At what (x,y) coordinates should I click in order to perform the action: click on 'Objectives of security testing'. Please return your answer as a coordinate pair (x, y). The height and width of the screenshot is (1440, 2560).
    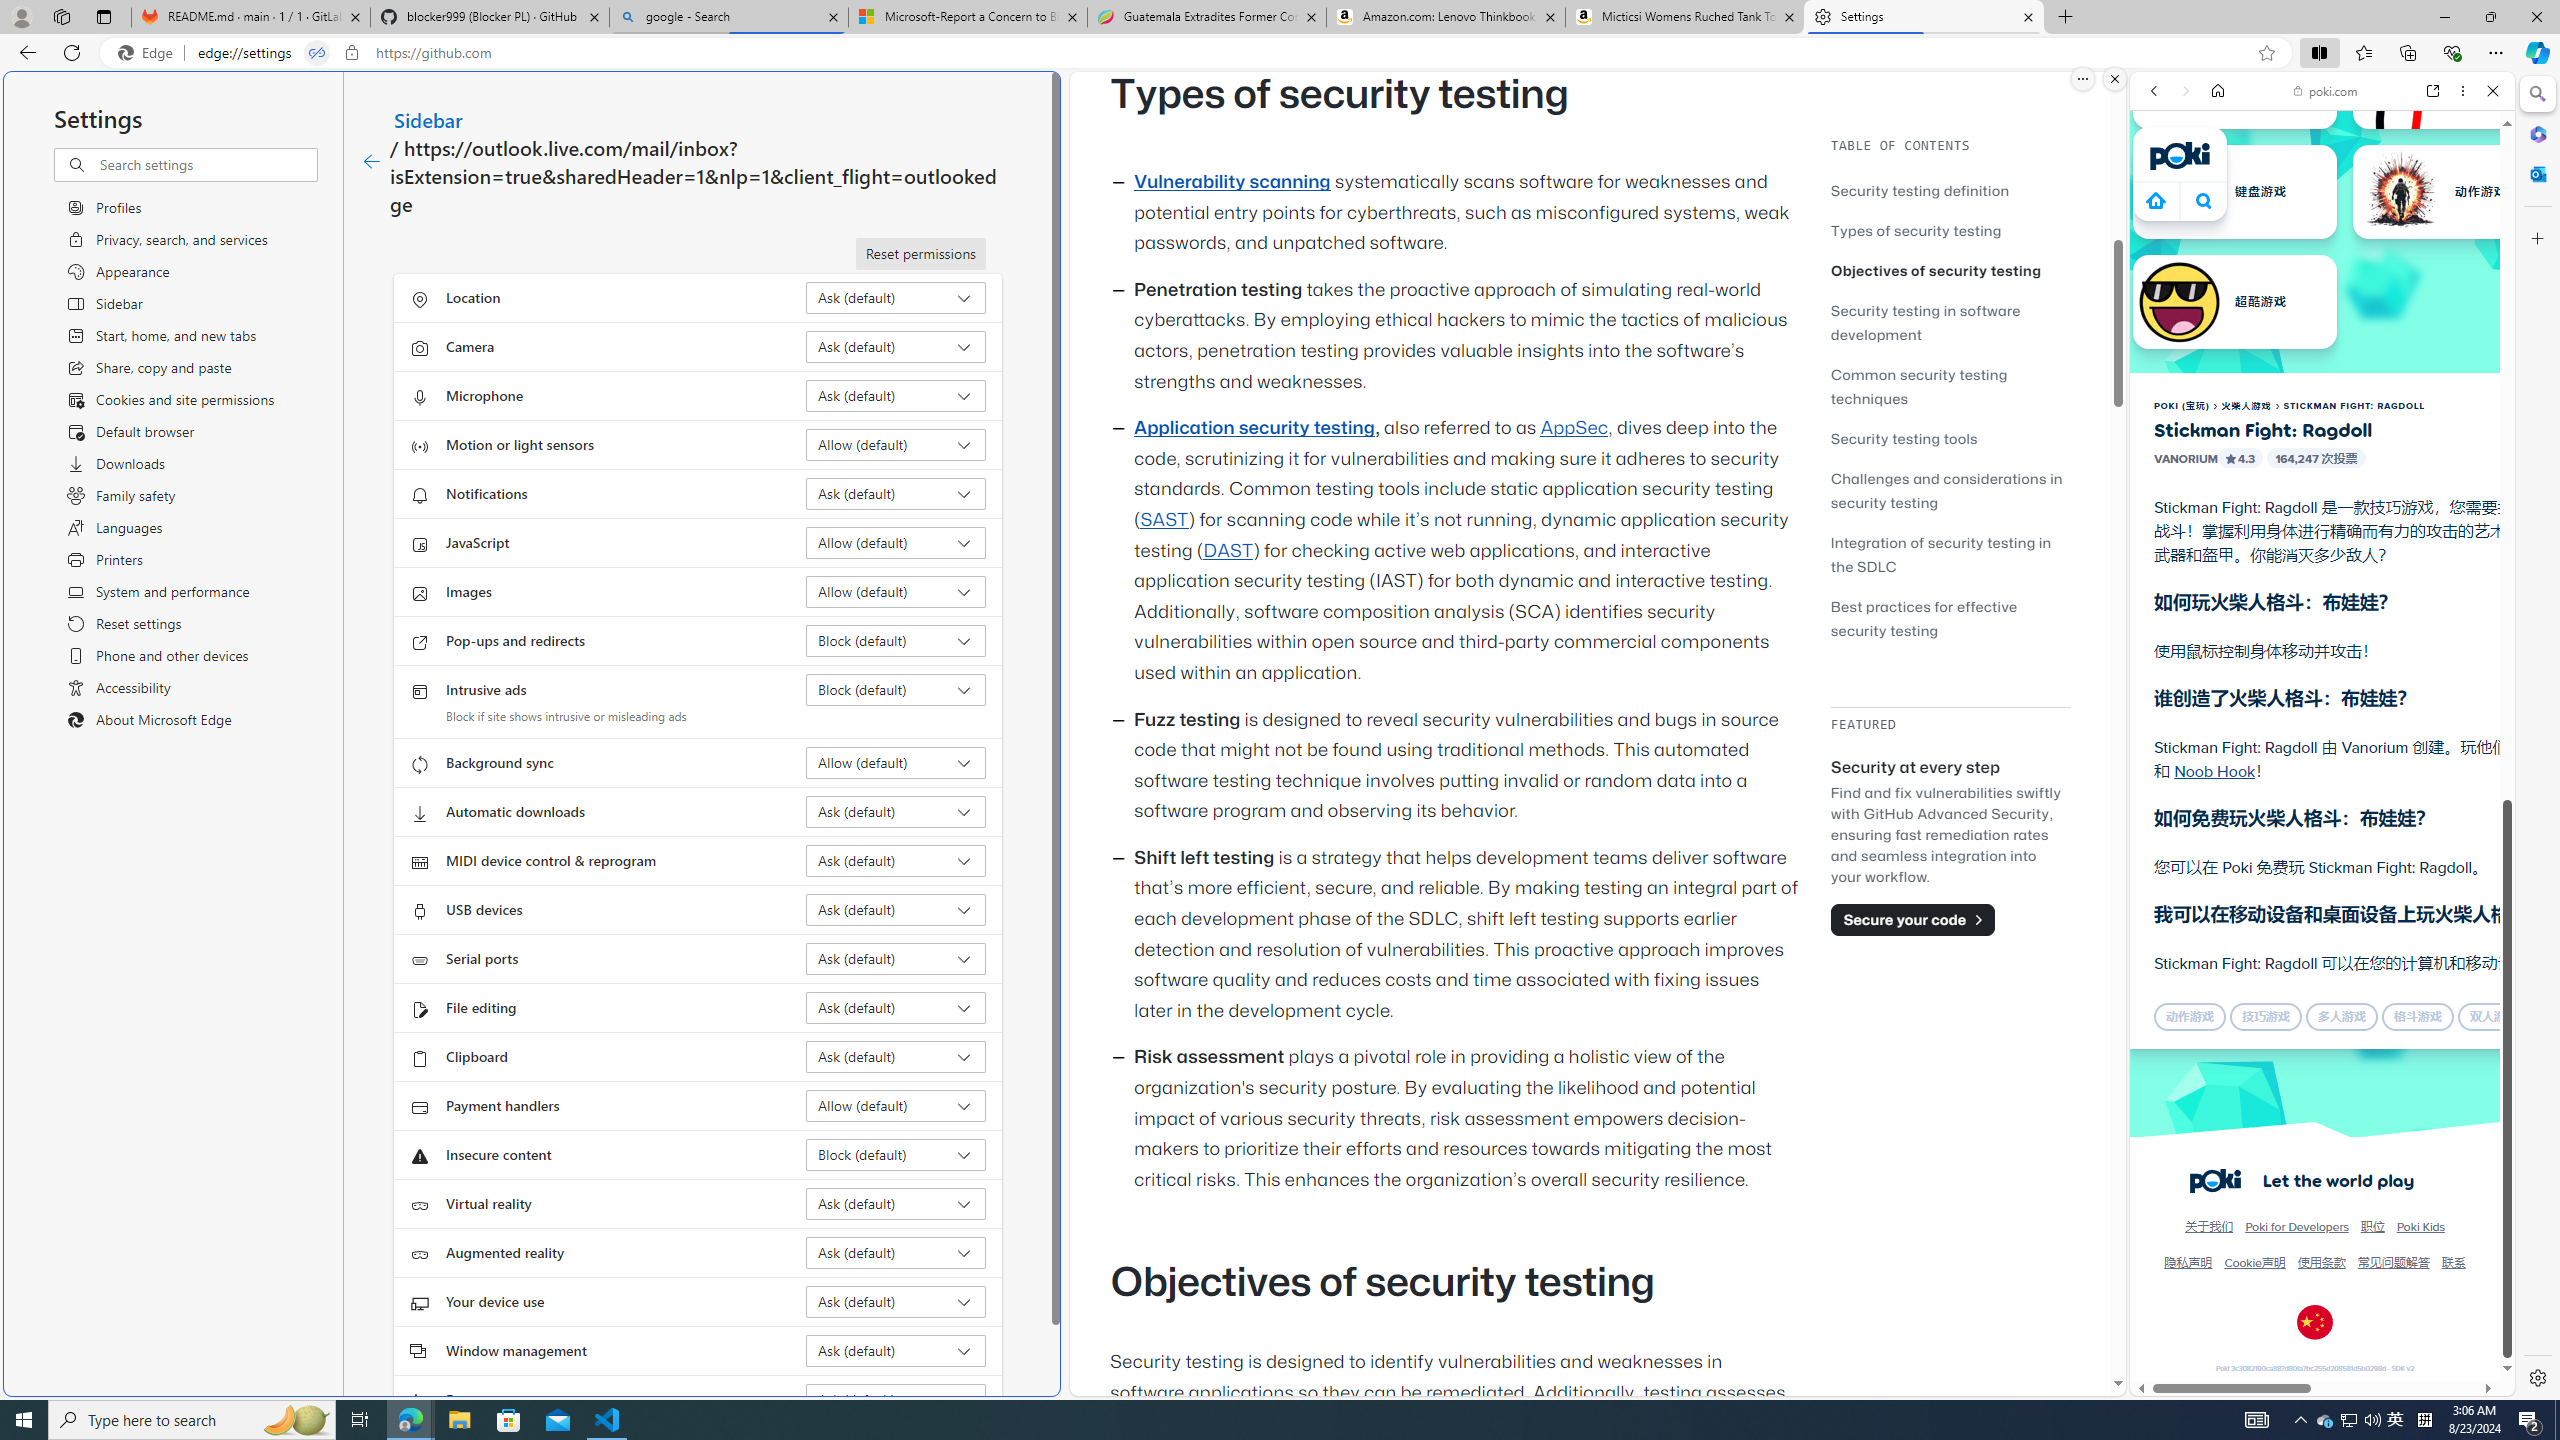
    Looking at the image, I should click on (1949, 269).